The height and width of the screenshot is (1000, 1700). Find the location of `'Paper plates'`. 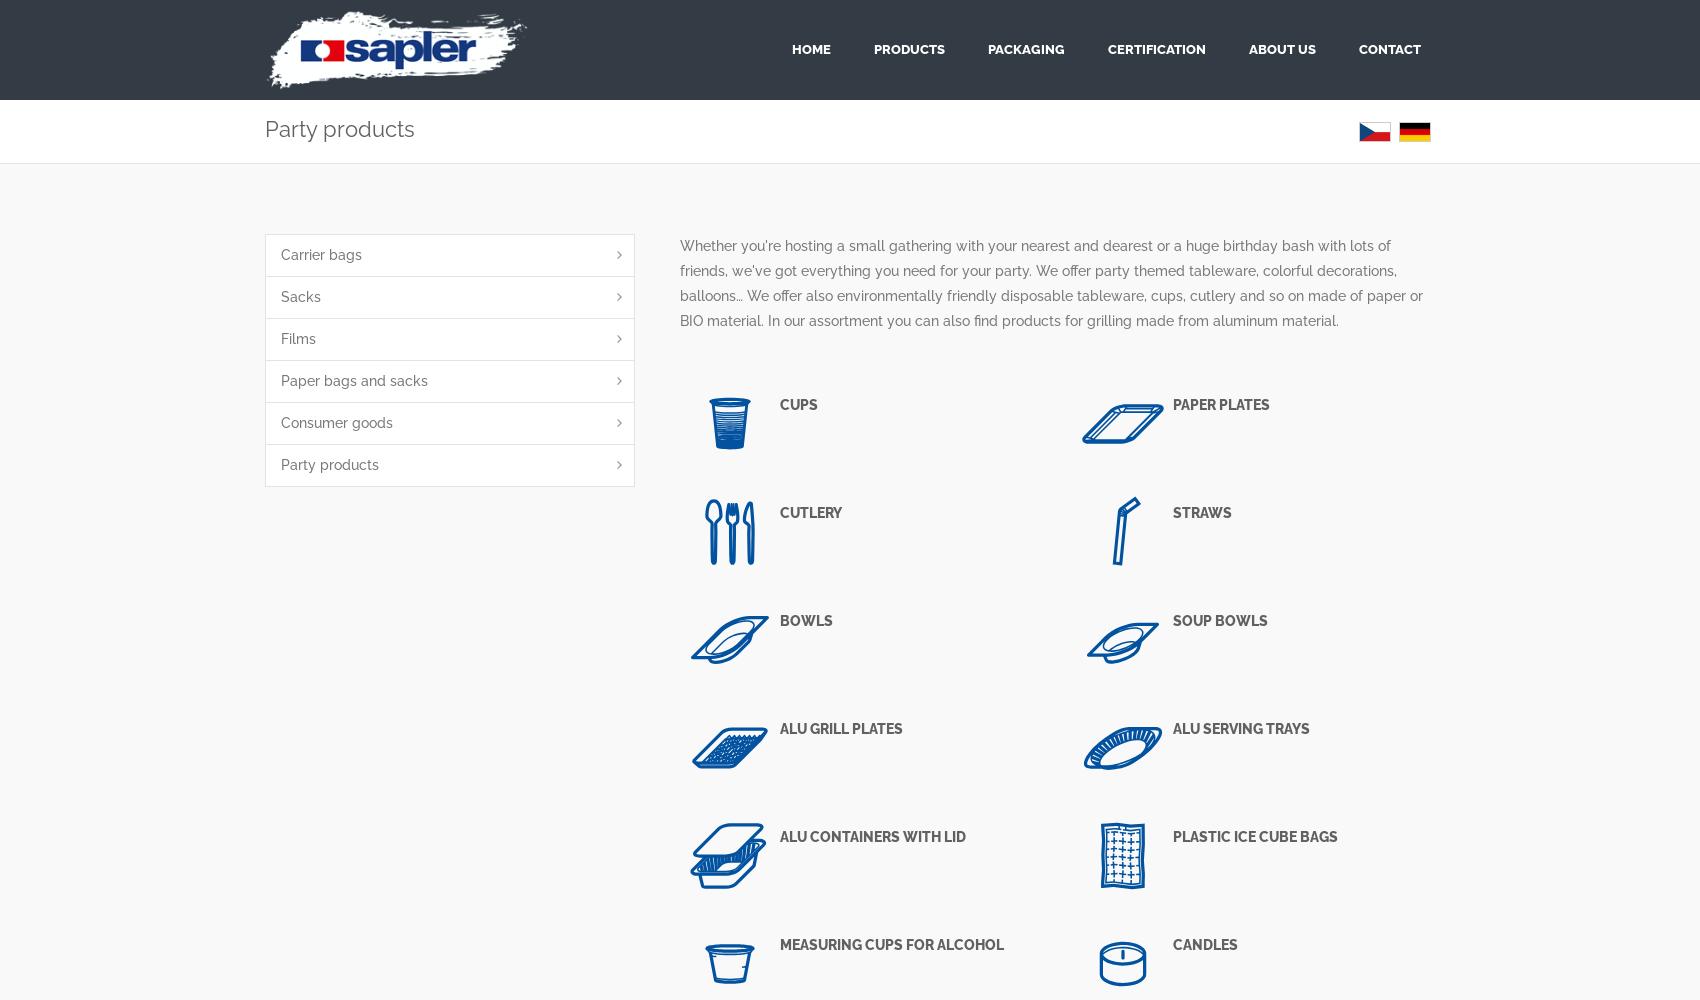

'Paper plates' is located at coordinates (1170, 405).